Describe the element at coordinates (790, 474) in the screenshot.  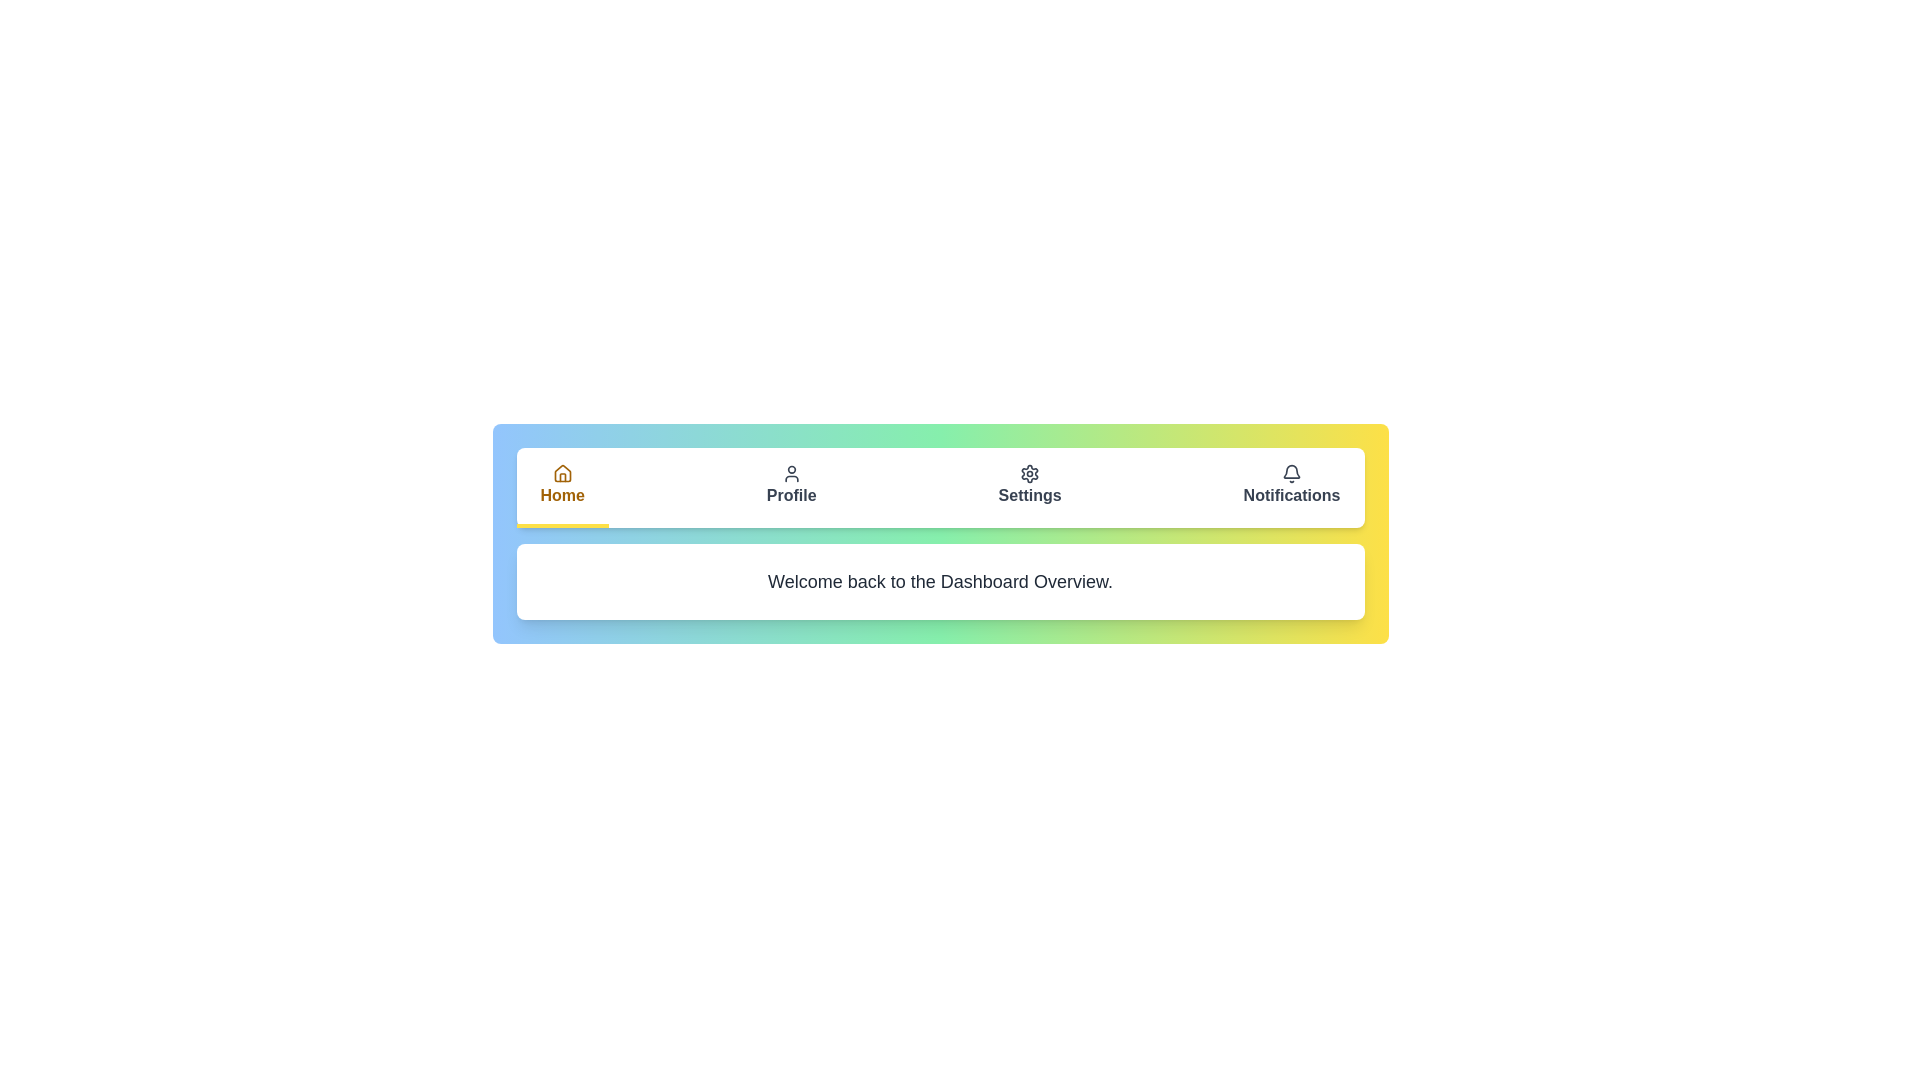
I see `the user icon represented by a minimalist outlined person silhouette in the 'Profile' menu option, located in the second position from the left in the horizontal navigation bar, for accessibility purposes` at that location.